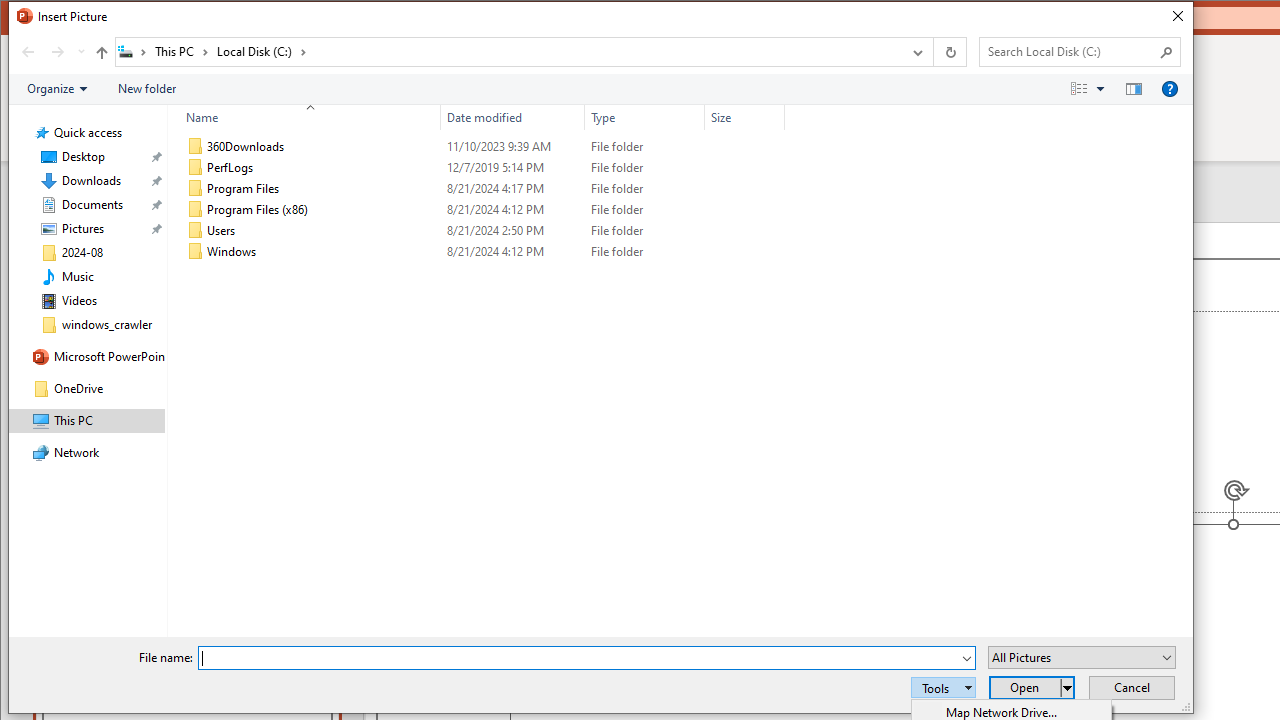 This screenshot has height=720, width=1280. I want to click on 'Views', so click(1091, 88).